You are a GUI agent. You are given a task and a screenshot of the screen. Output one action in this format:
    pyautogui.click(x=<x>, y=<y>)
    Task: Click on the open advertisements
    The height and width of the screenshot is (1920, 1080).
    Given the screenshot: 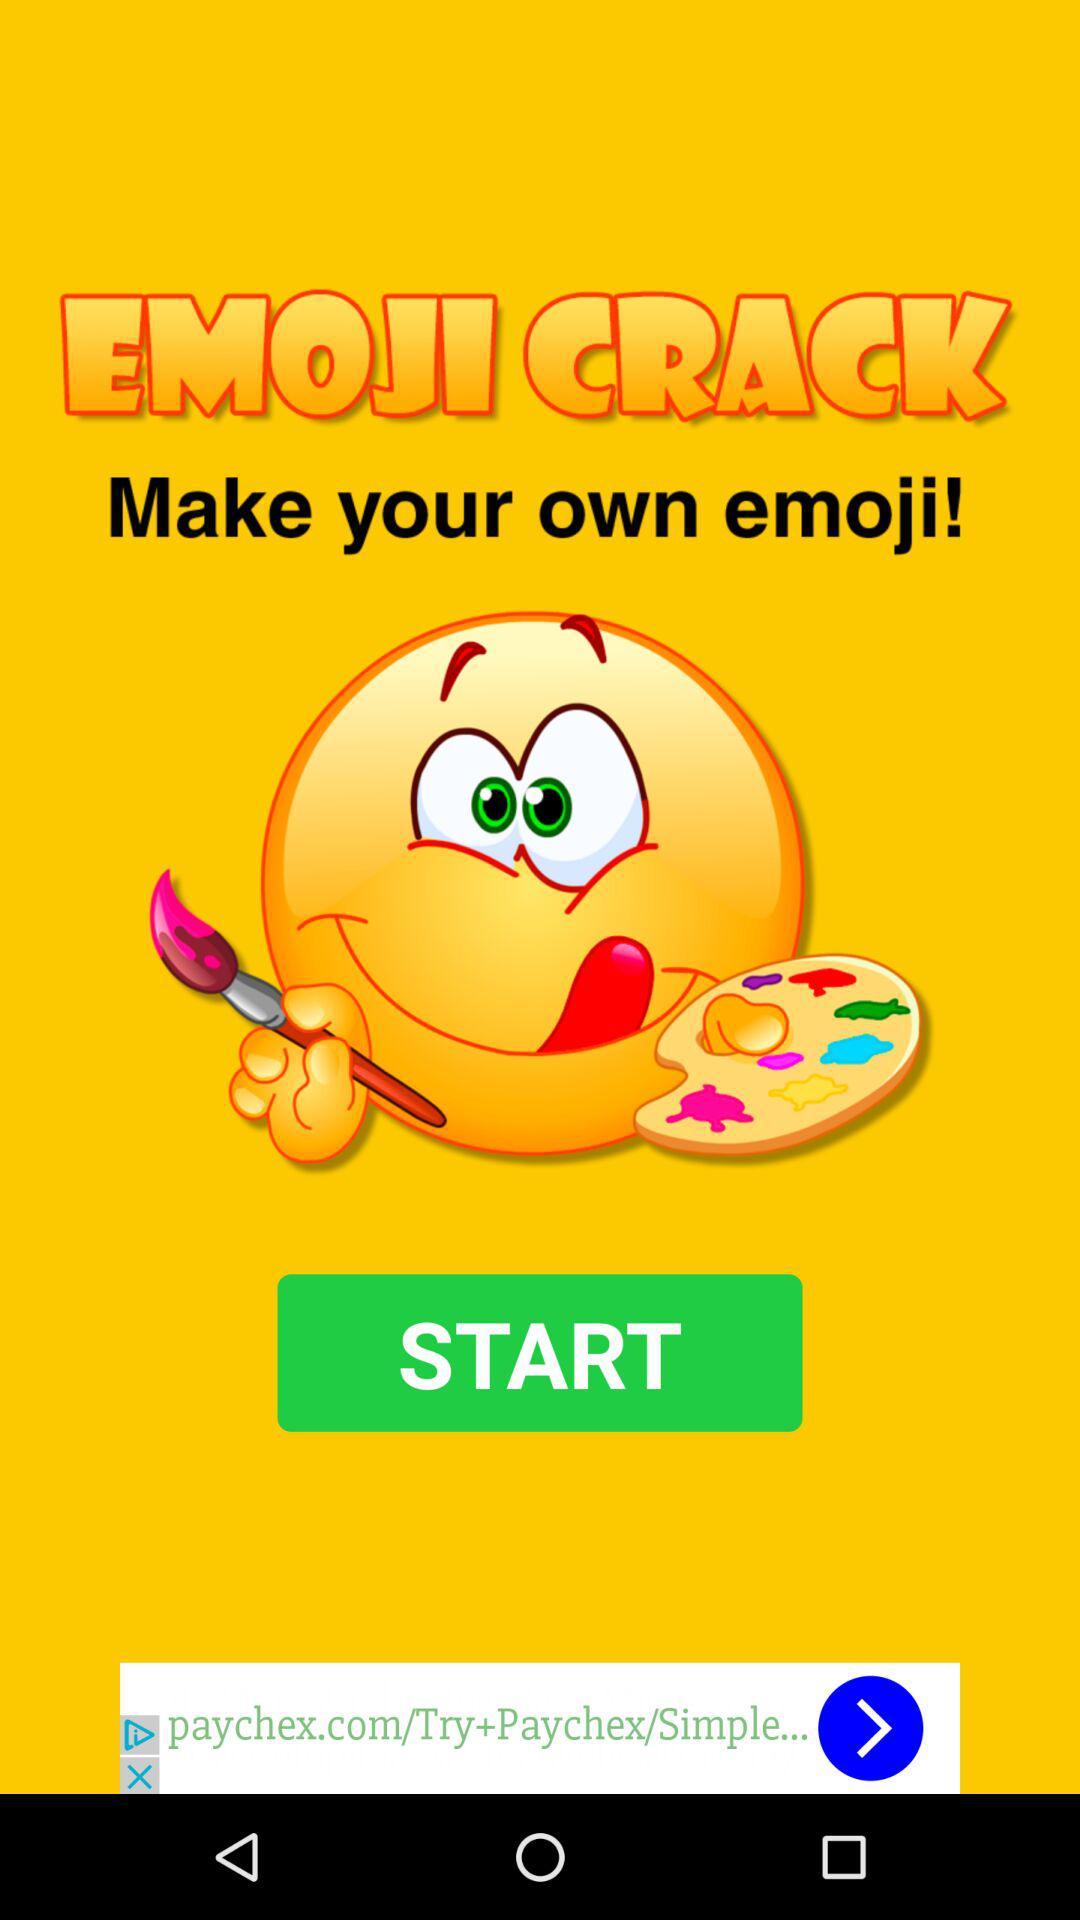 What is the action you would take?
    pyautogui.click(x=540, y=1727)
    